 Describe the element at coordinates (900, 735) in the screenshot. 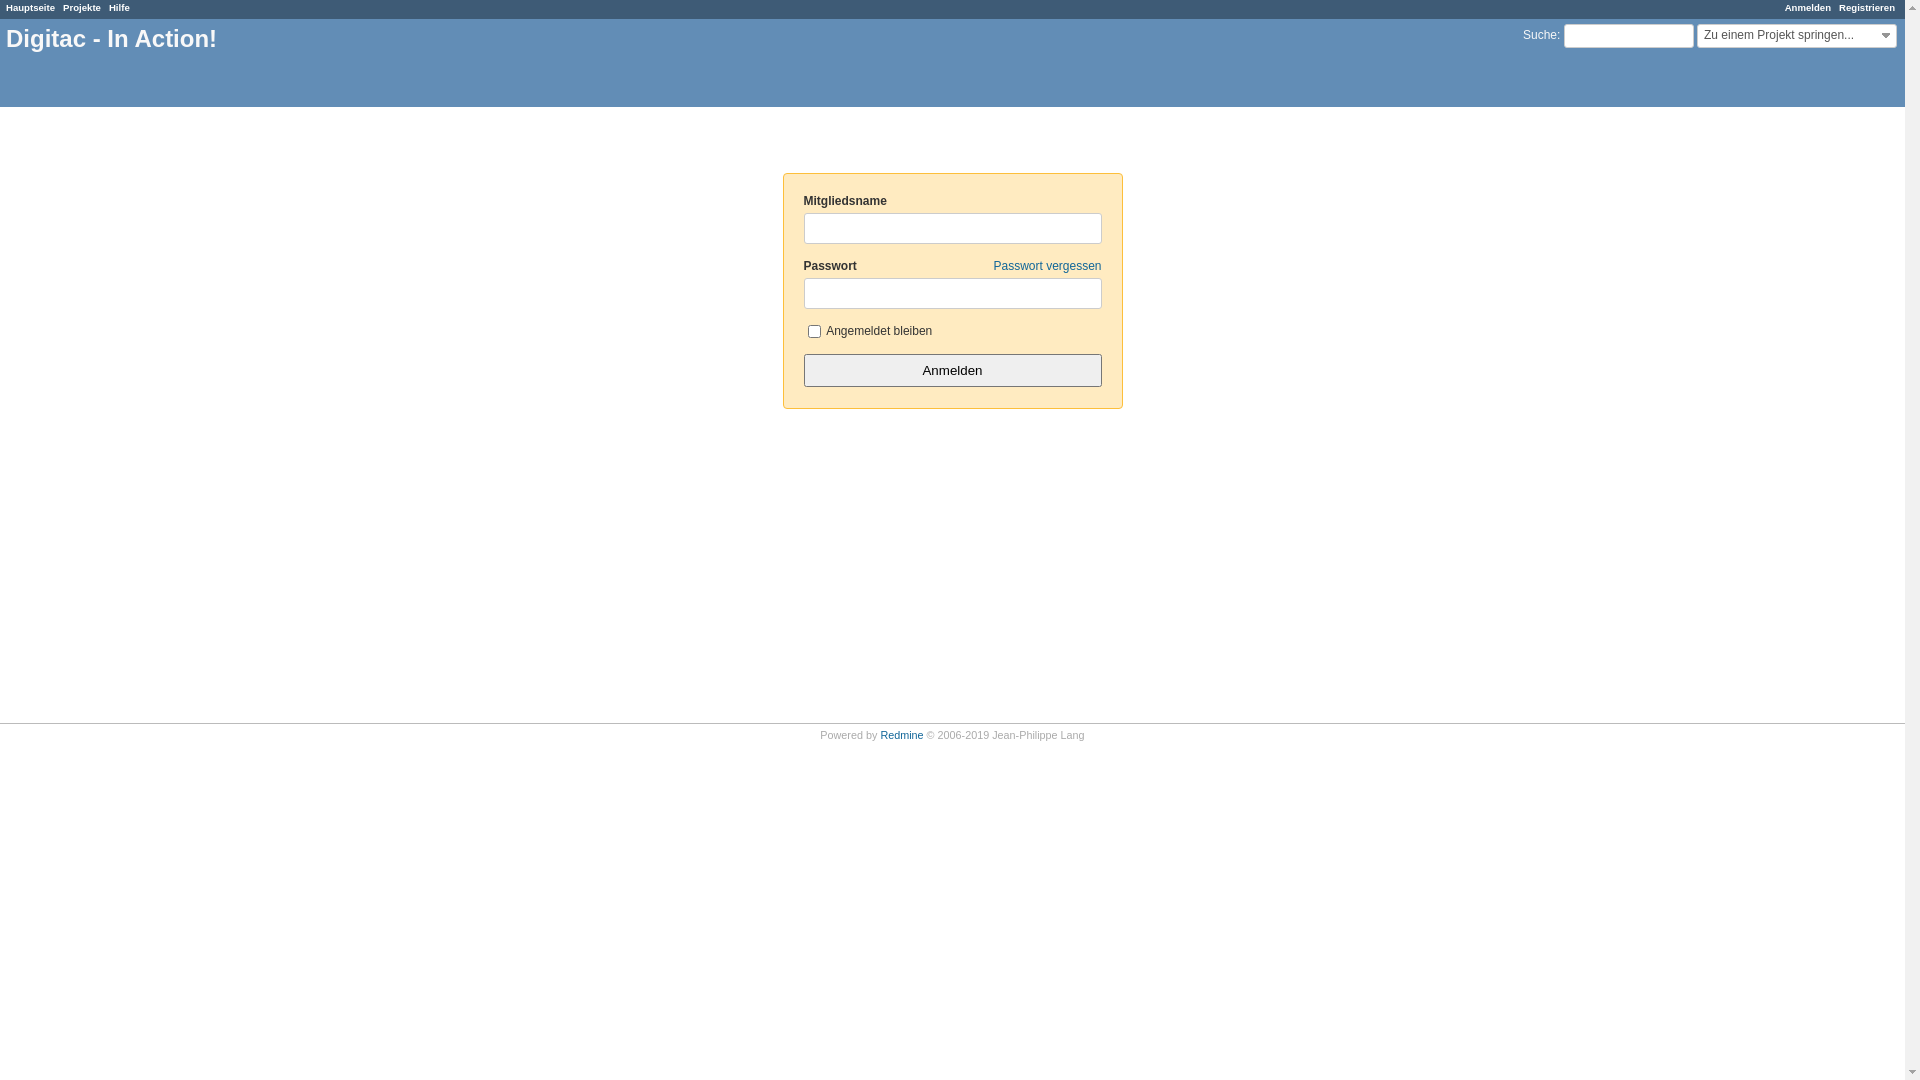

I see `'Redmine'` at that location.